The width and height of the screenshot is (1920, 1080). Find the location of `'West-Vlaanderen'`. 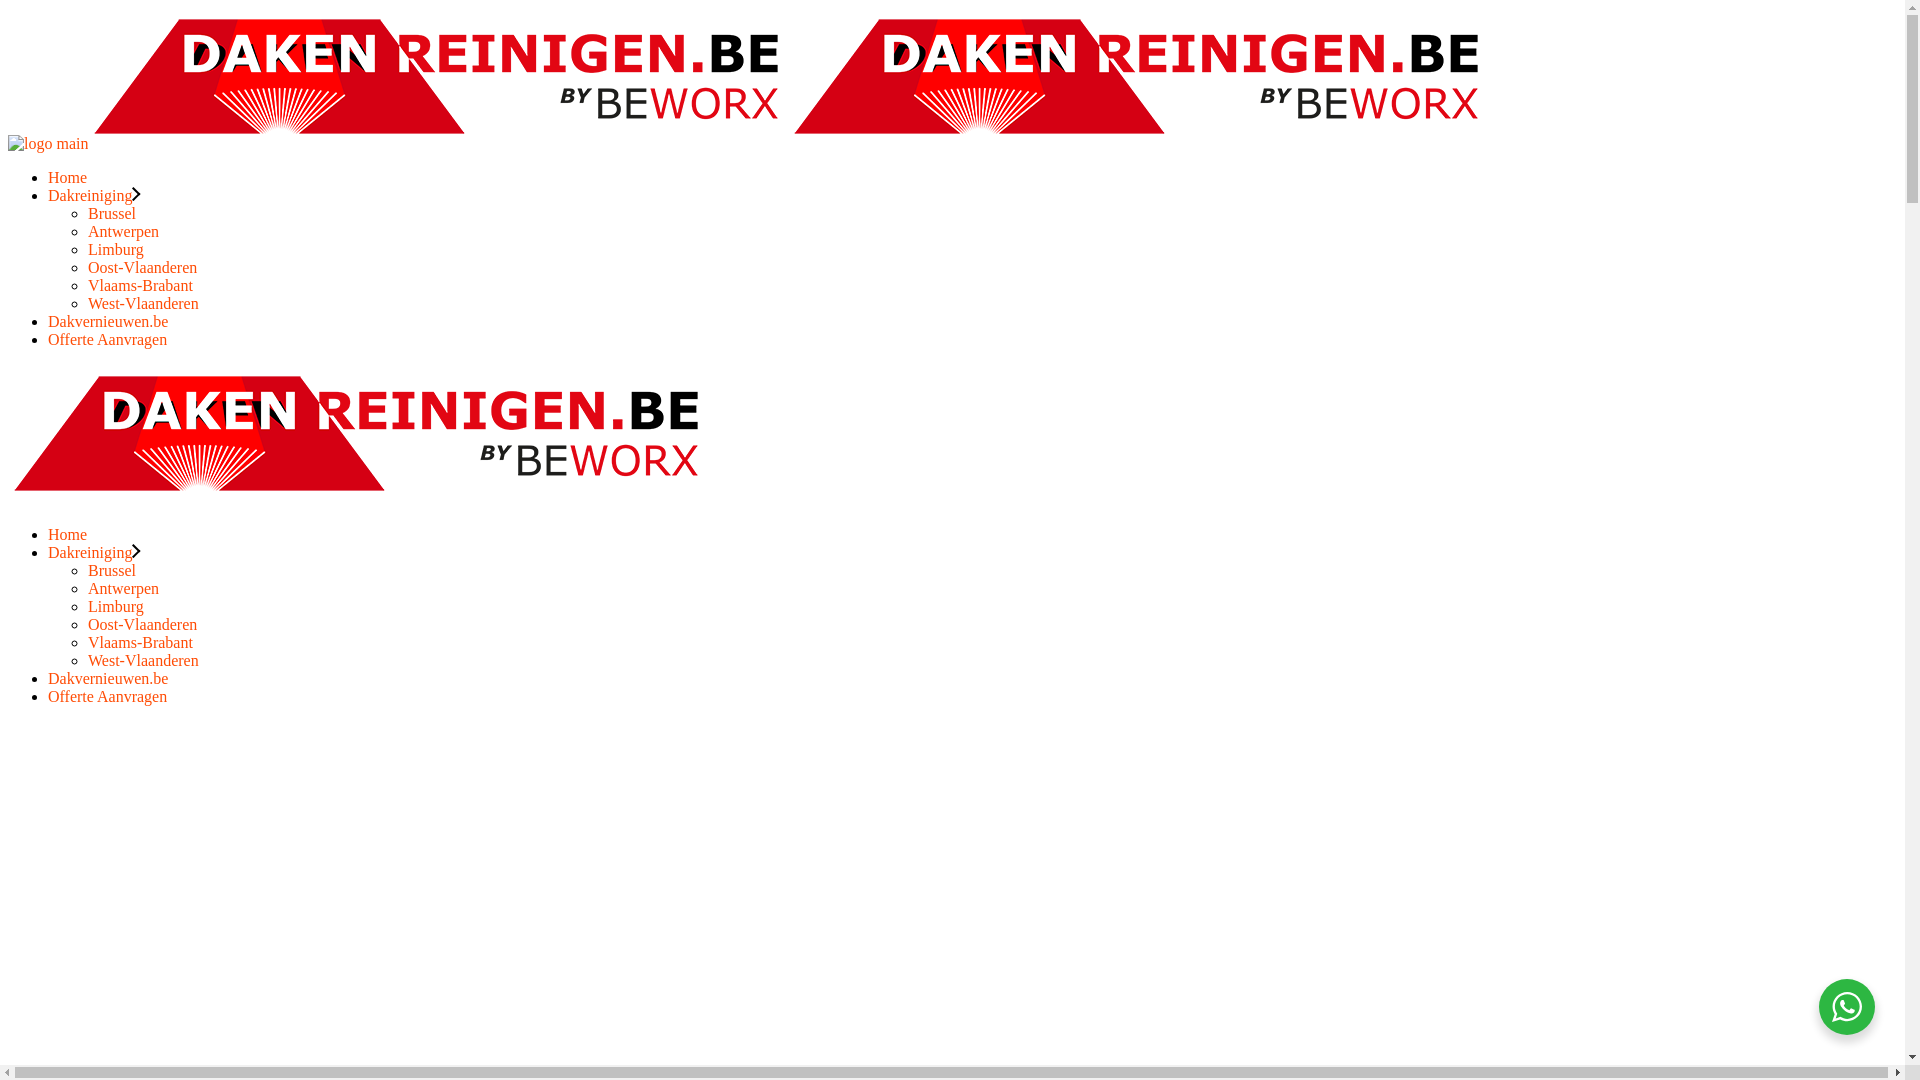

'West-Vlaanderen' is located at coordinates (142, 303).